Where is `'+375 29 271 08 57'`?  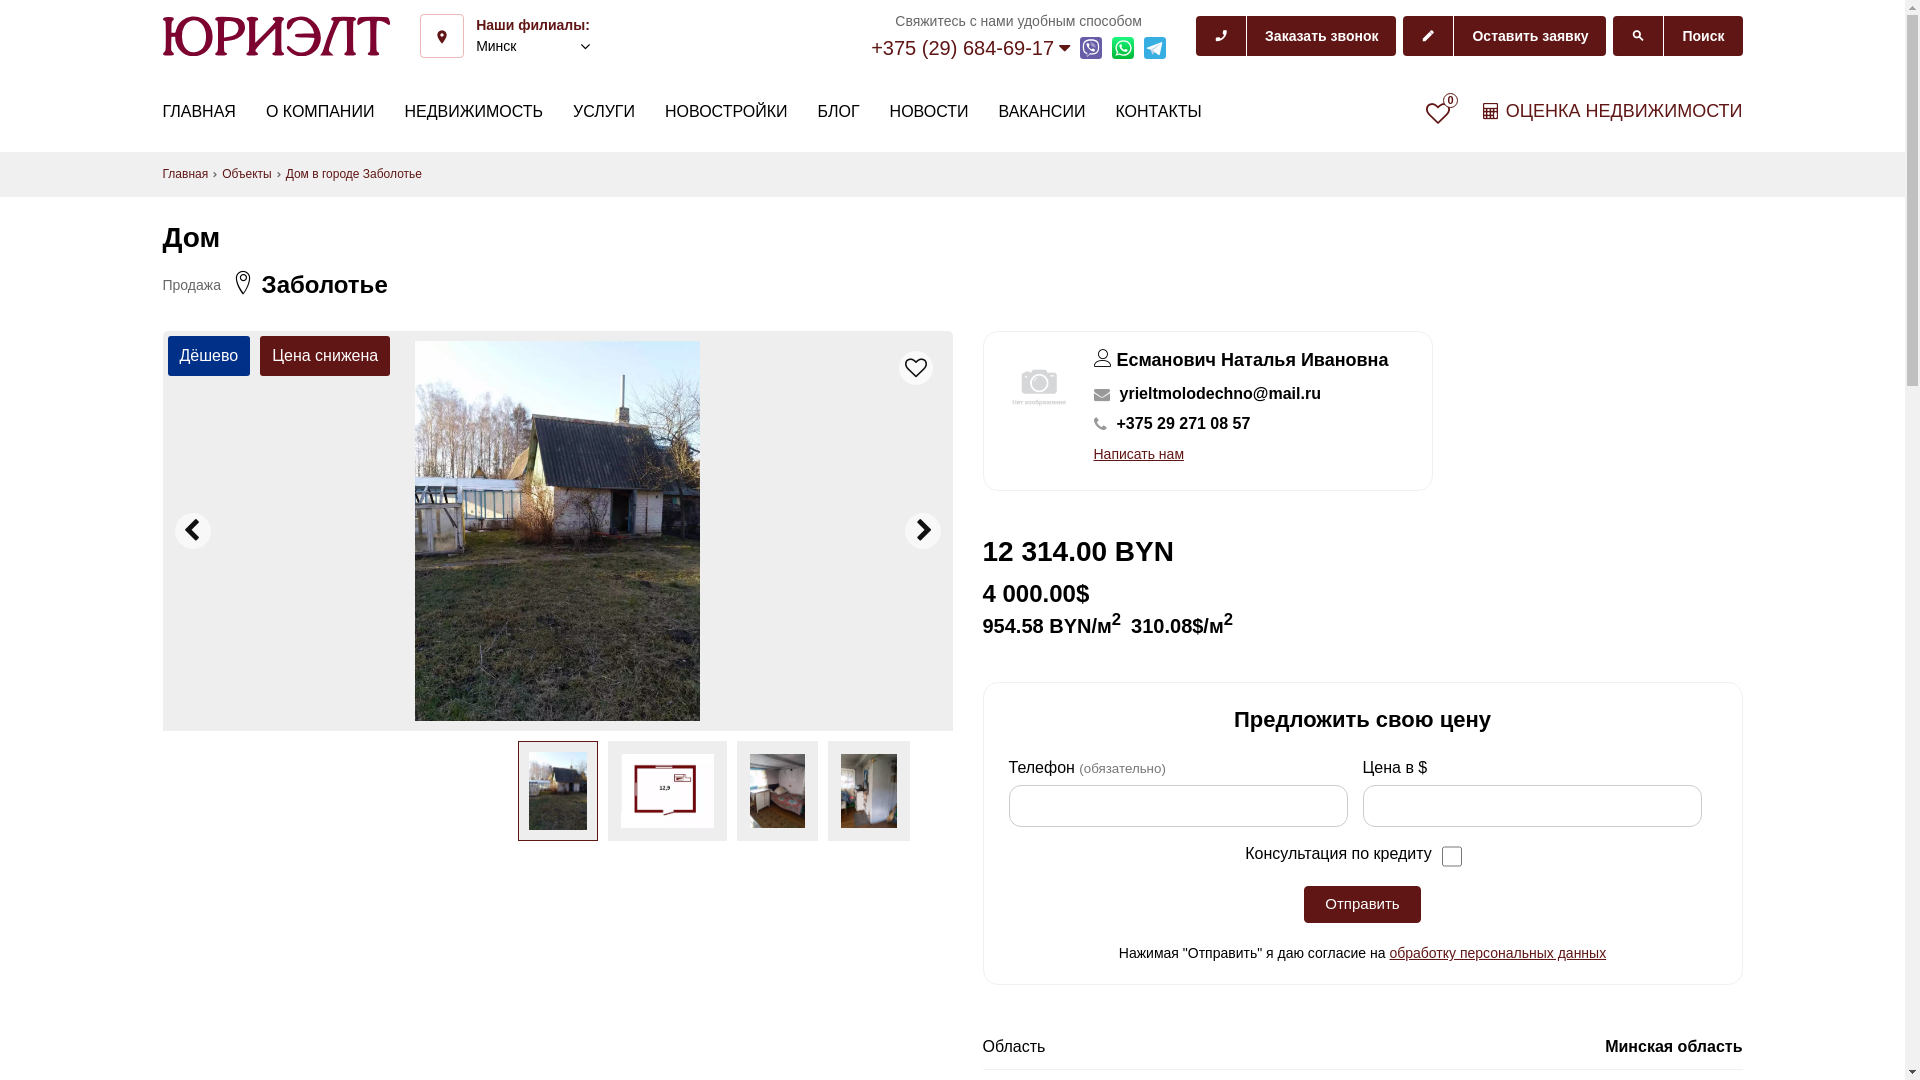 '+375 29 271 08 57' is located at coordinates (1182, 423).